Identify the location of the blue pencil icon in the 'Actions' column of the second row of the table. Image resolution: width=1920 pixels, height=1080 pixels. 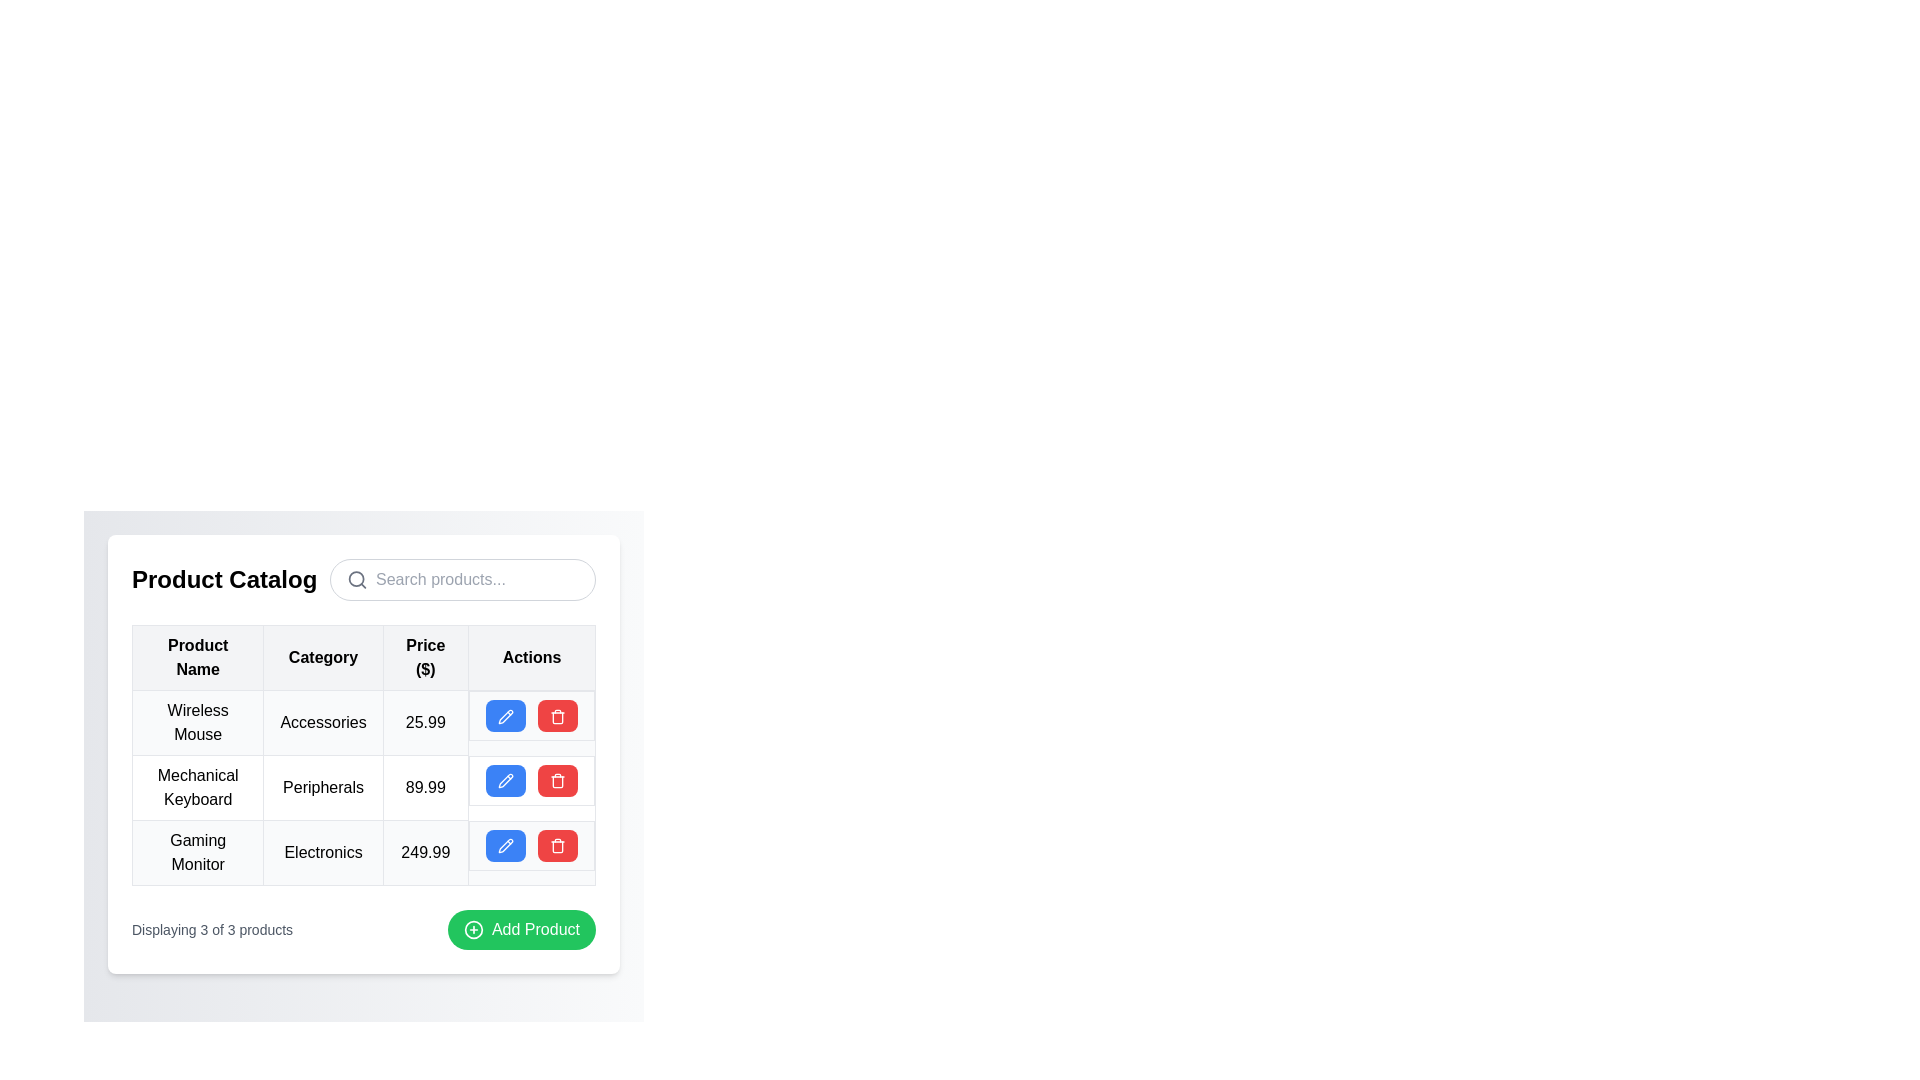
(505, 715).